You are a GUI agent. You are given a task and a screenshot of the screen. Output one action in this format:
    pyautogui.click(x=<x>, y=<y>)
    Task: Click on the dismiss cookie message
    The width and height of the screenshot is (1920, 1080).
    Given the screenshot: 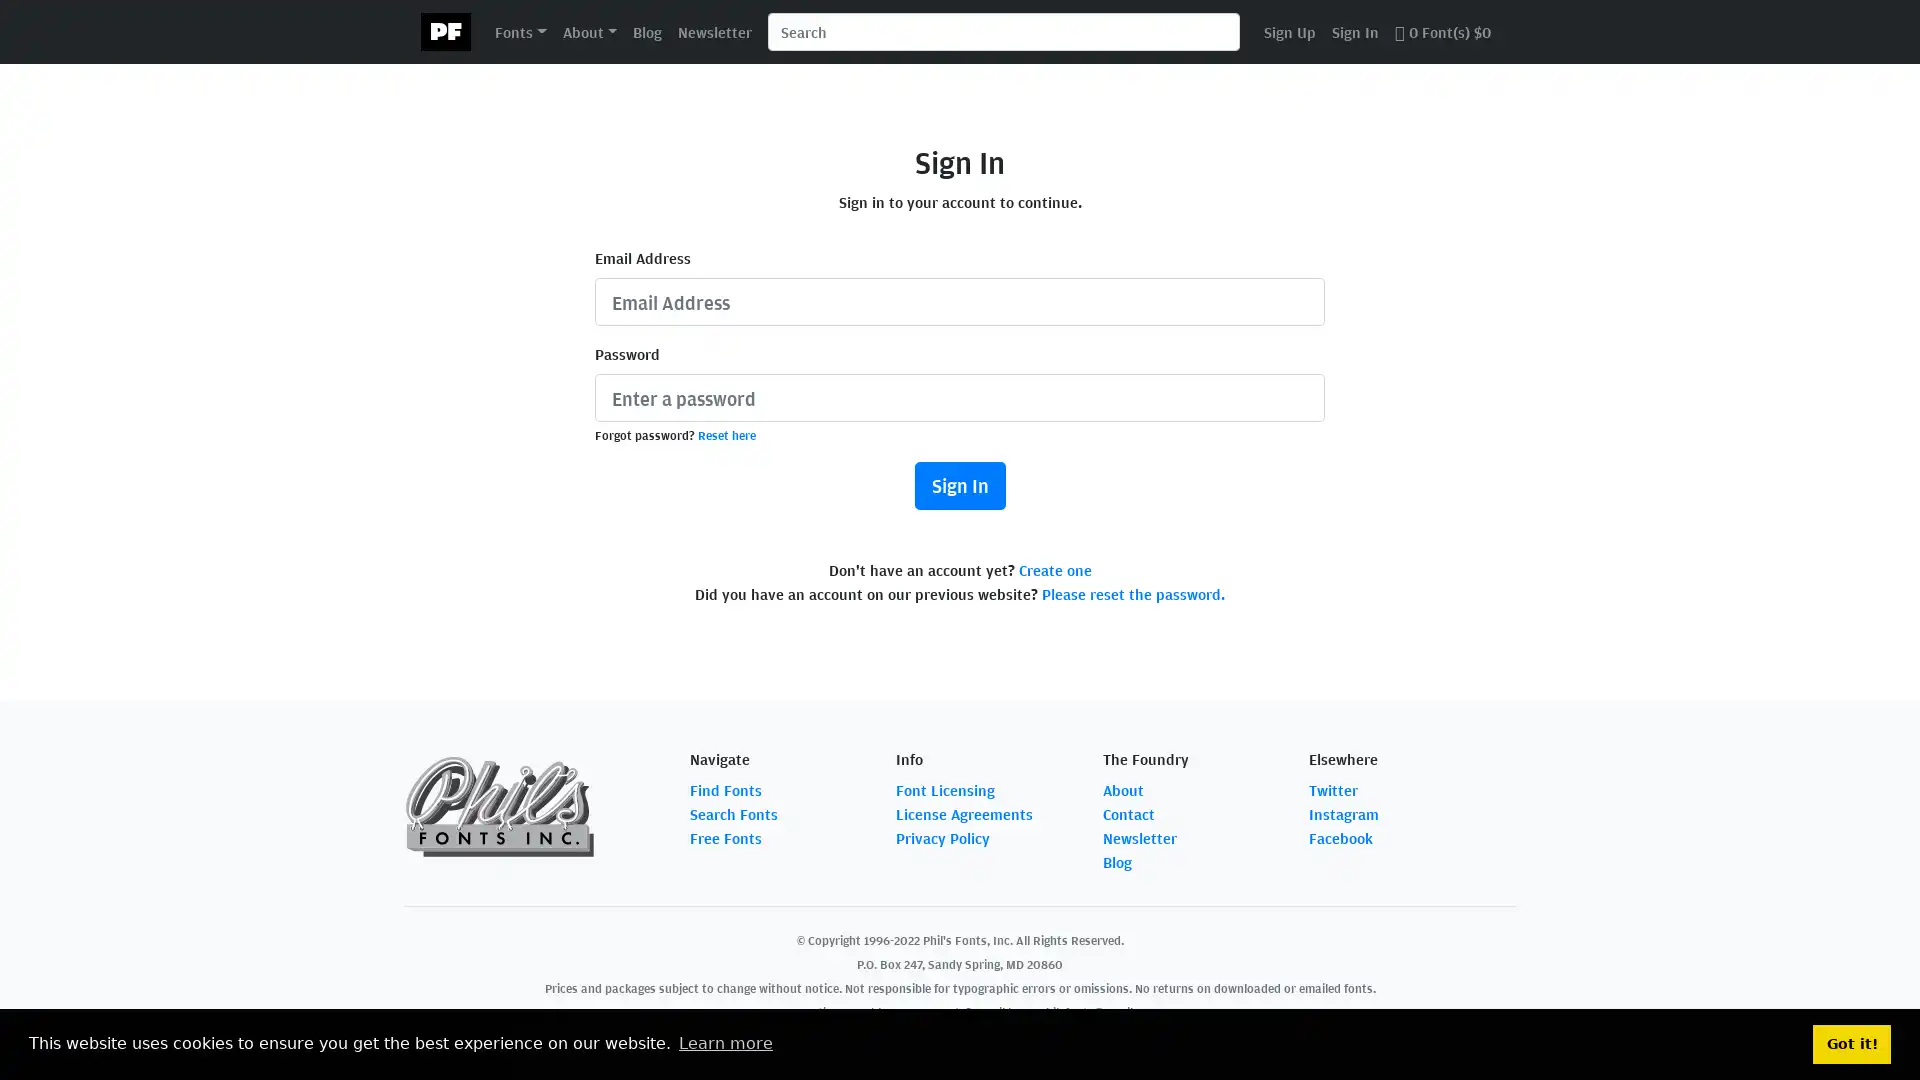 What is the action you would take?
    pyautogui.click(x=1851, y=1043)
    